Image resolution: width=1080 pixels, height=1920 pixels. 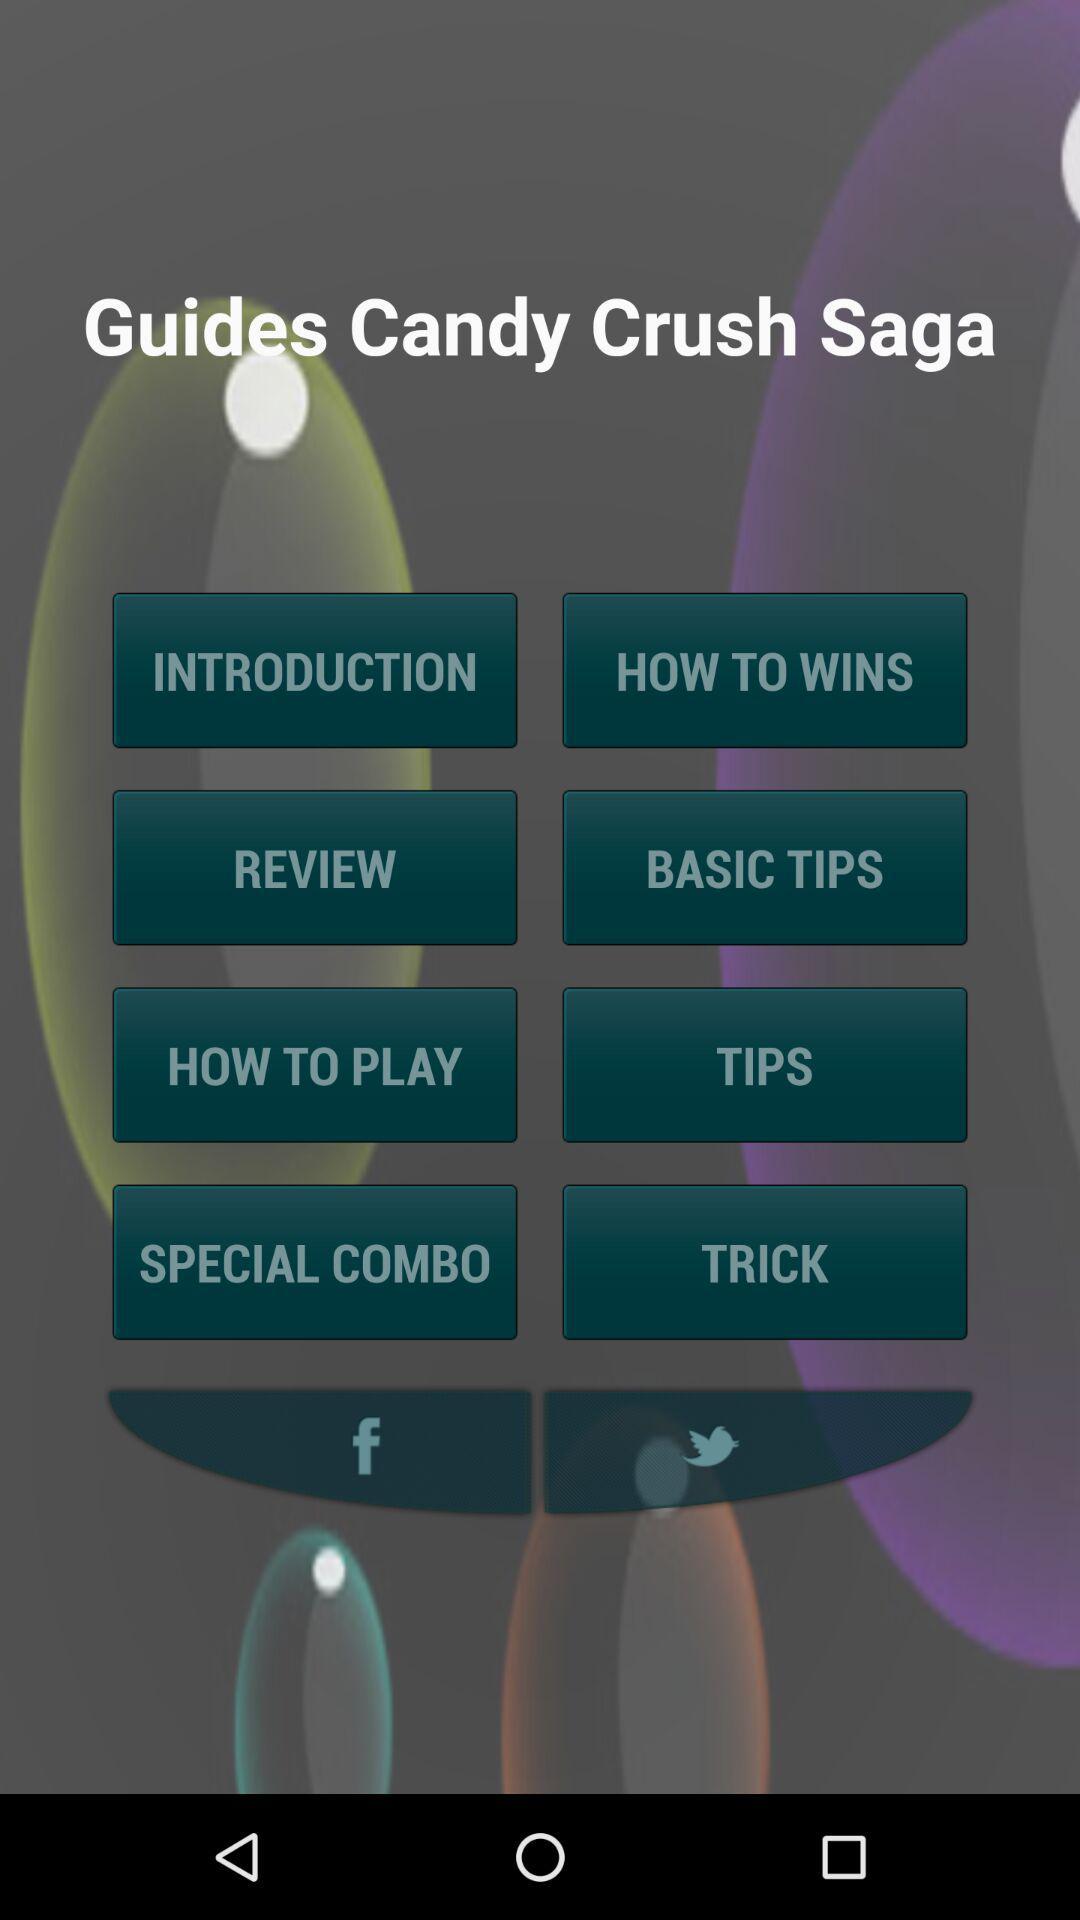 What do you see at coordinates (764, 867) in the screenshot?
I see `the item above tips icon` at bounding box center [764, 867].